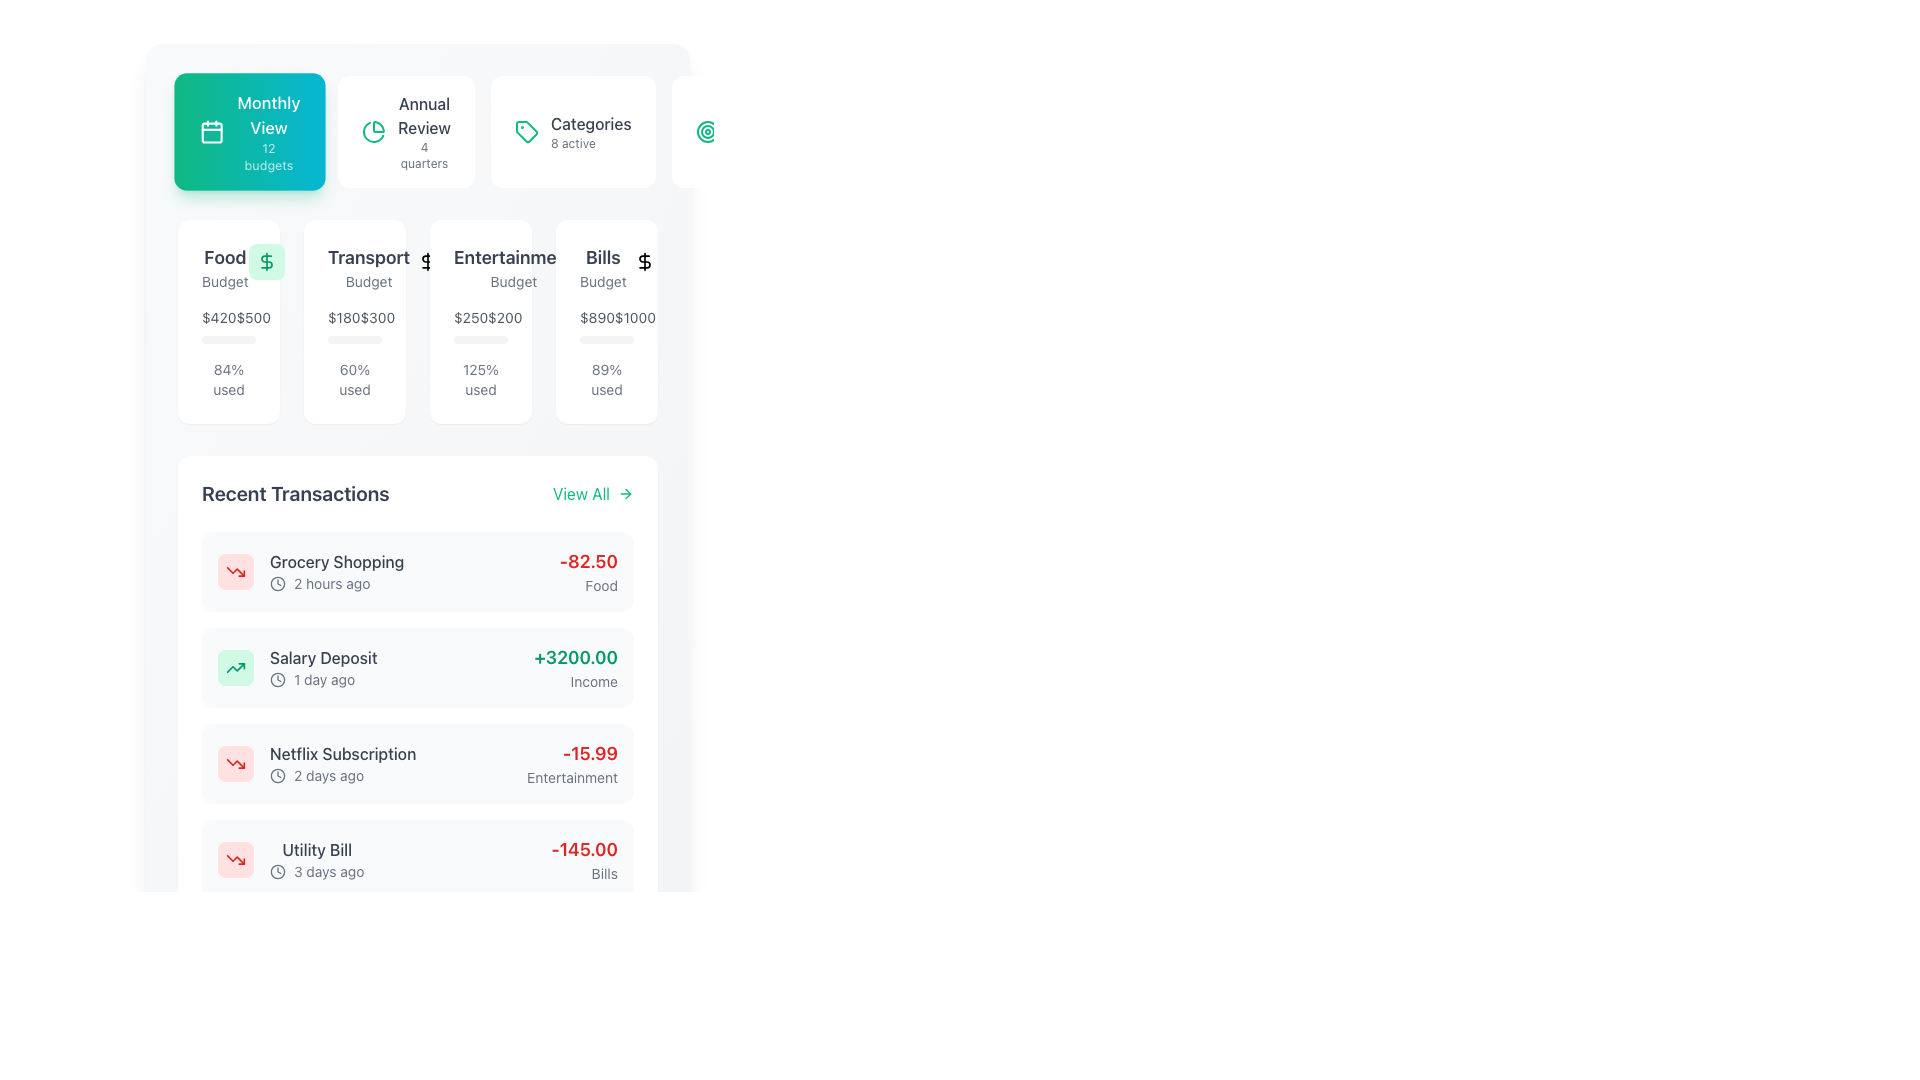  What do you see at coordinates (416, 667) in the screenshot?
I see `the second entry in the 'Recent Transactions' section, which summarizes a specific financial transaction, located below 'Grocery Shopping'` at bounding box center [416, 667].